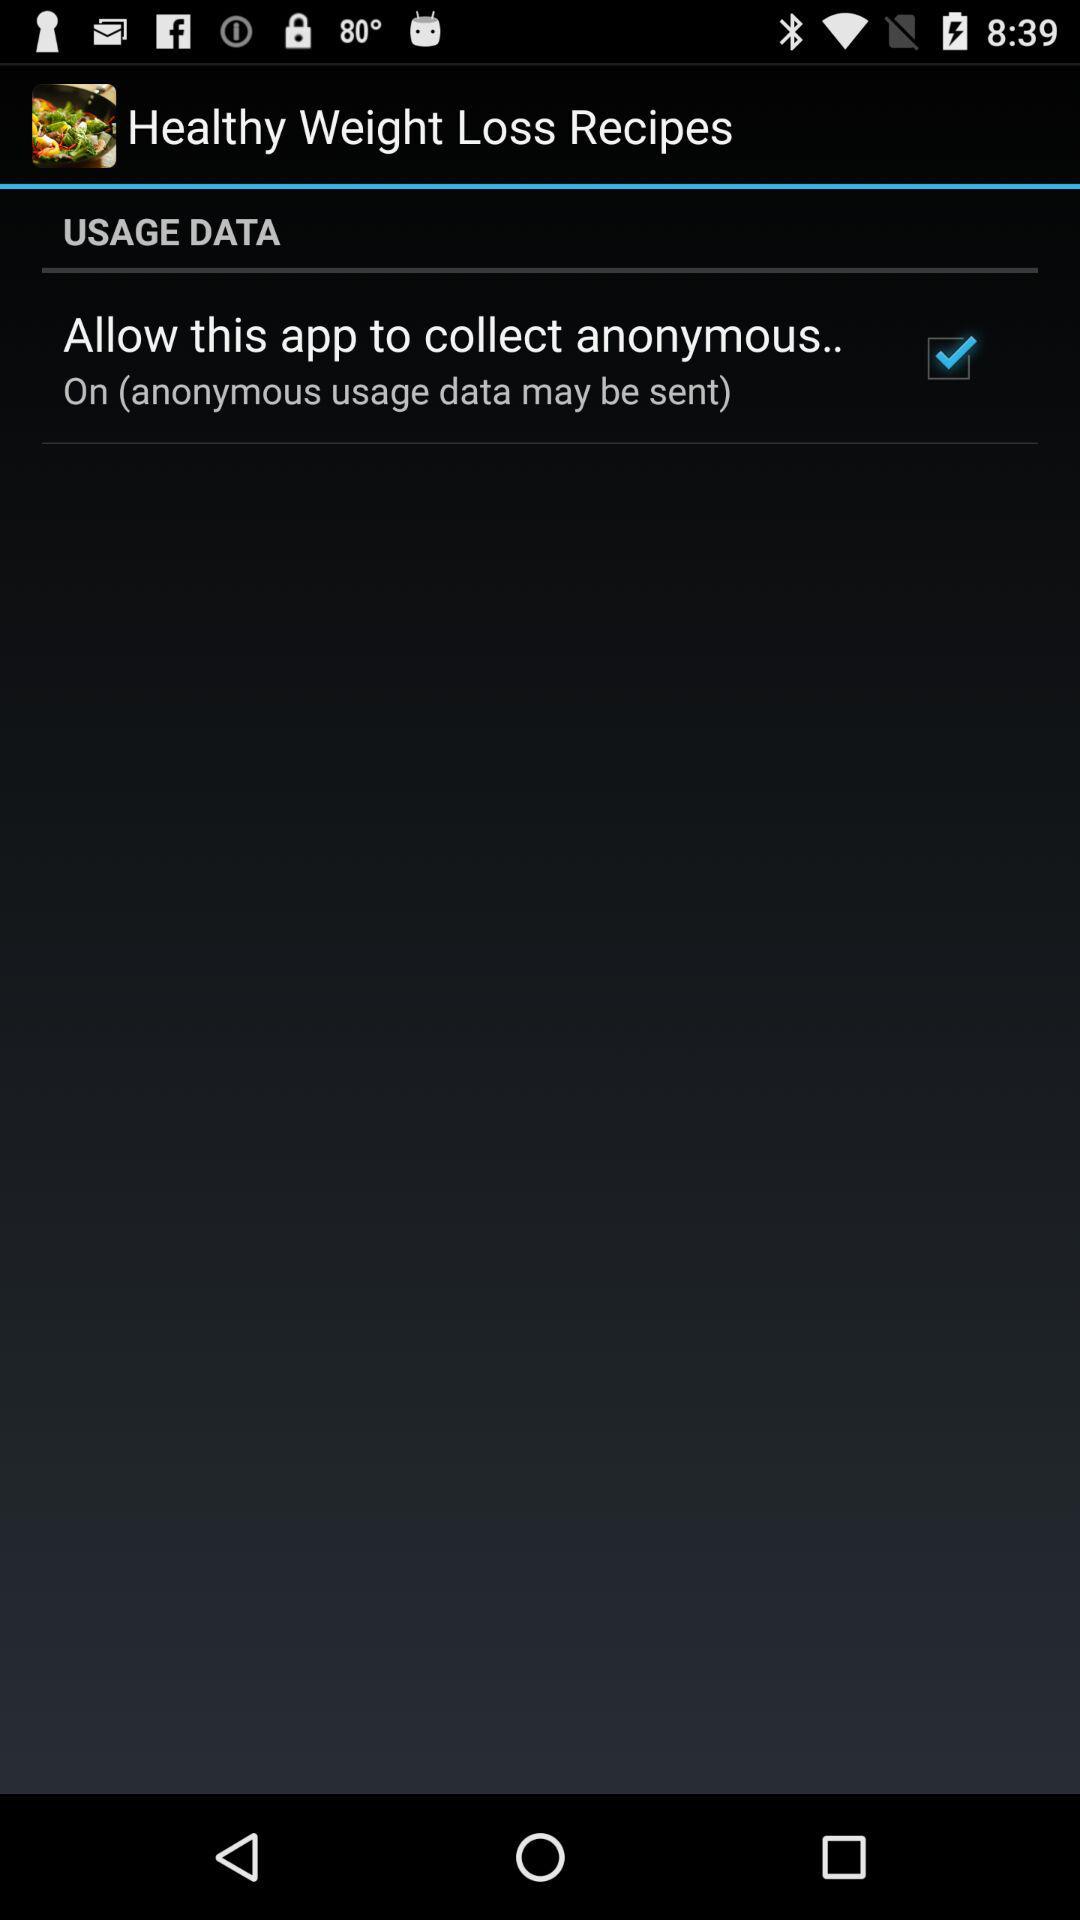 The image size is (1080, 1920). I want to click on item next to allow this app icon, so click(947, 358).